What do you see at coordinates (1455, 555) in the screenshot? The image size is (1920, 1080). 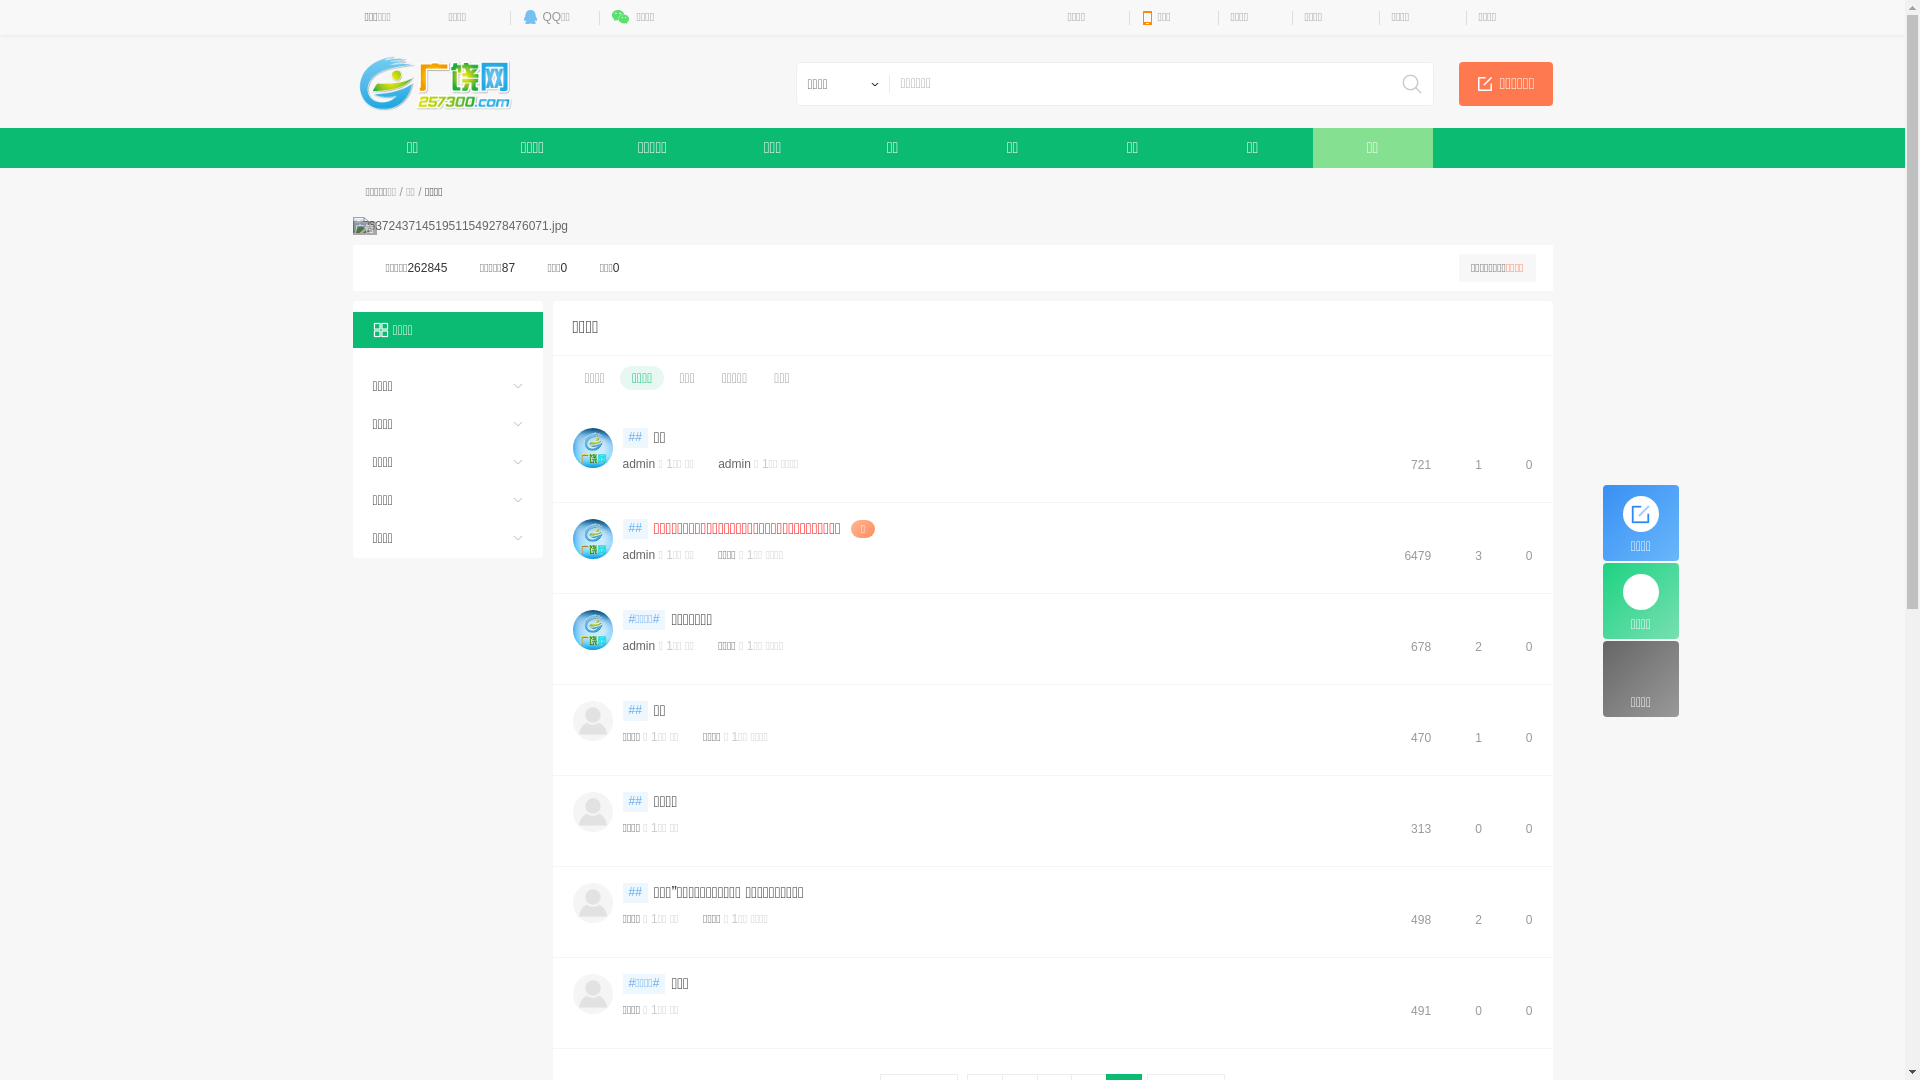 I see `'3'` at bounding box center [1455, 555].